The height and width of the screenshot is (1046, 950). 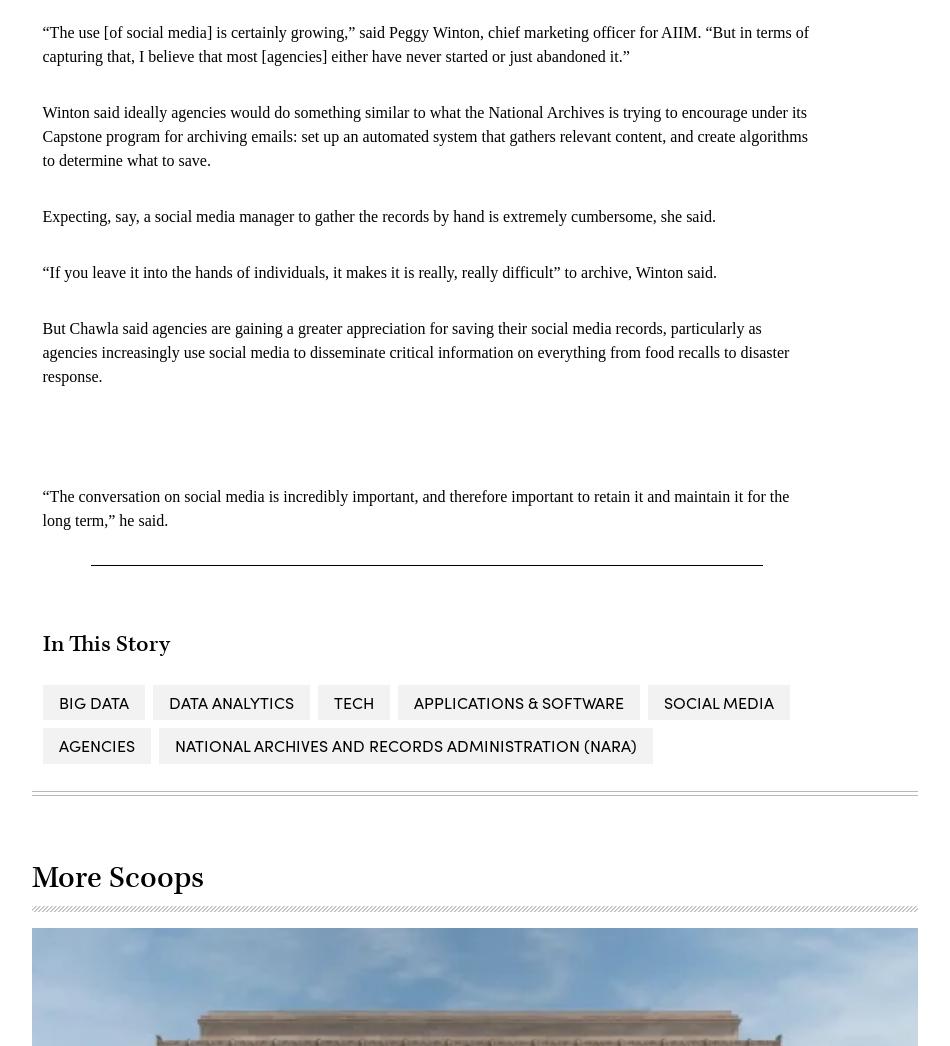 I want to click on 'But Chawla said agencies are gaining a greater appreciation for saving their social media records, particularly as agencies increasingly use social media to disseminate critical information on everything from food recalls to disaster response.', so click(x=414, y=351).